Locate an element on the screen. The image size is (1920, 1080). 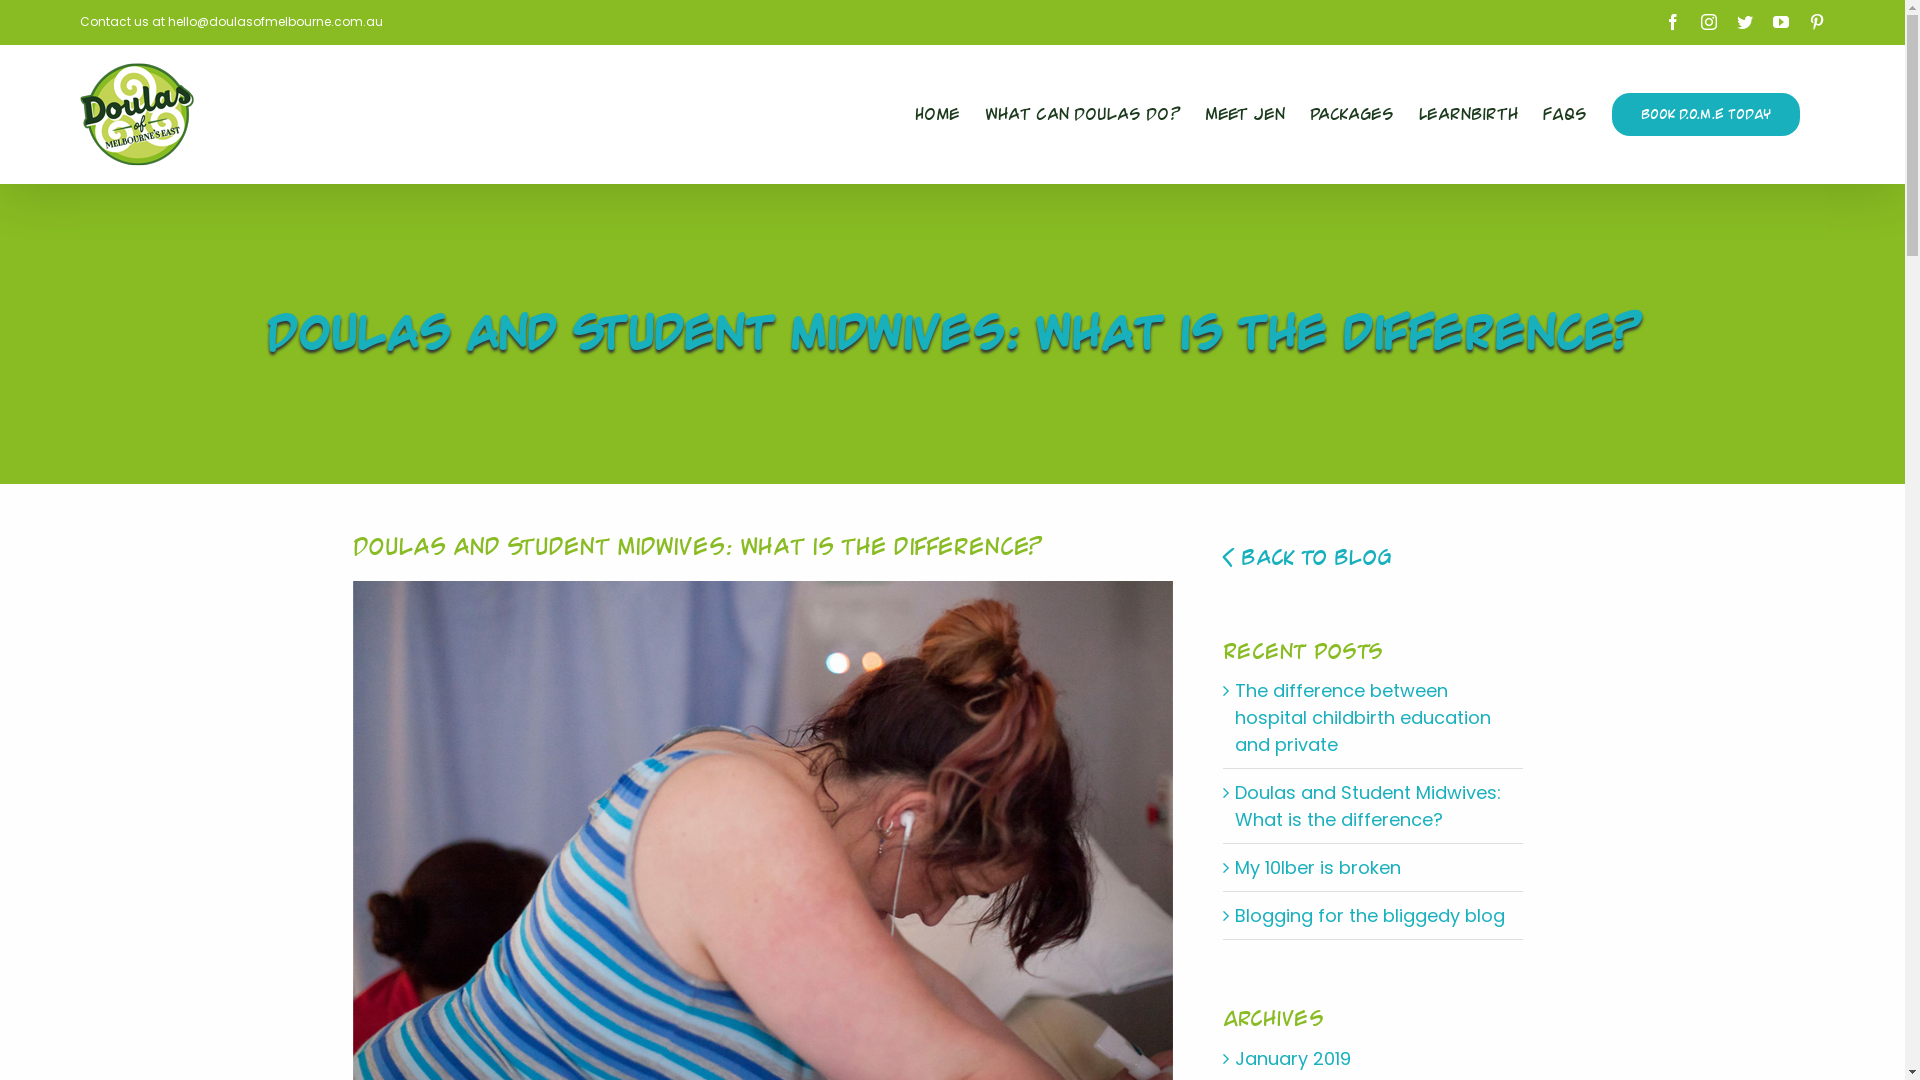
'January 2019' is located at coordinates (1291, 1057).